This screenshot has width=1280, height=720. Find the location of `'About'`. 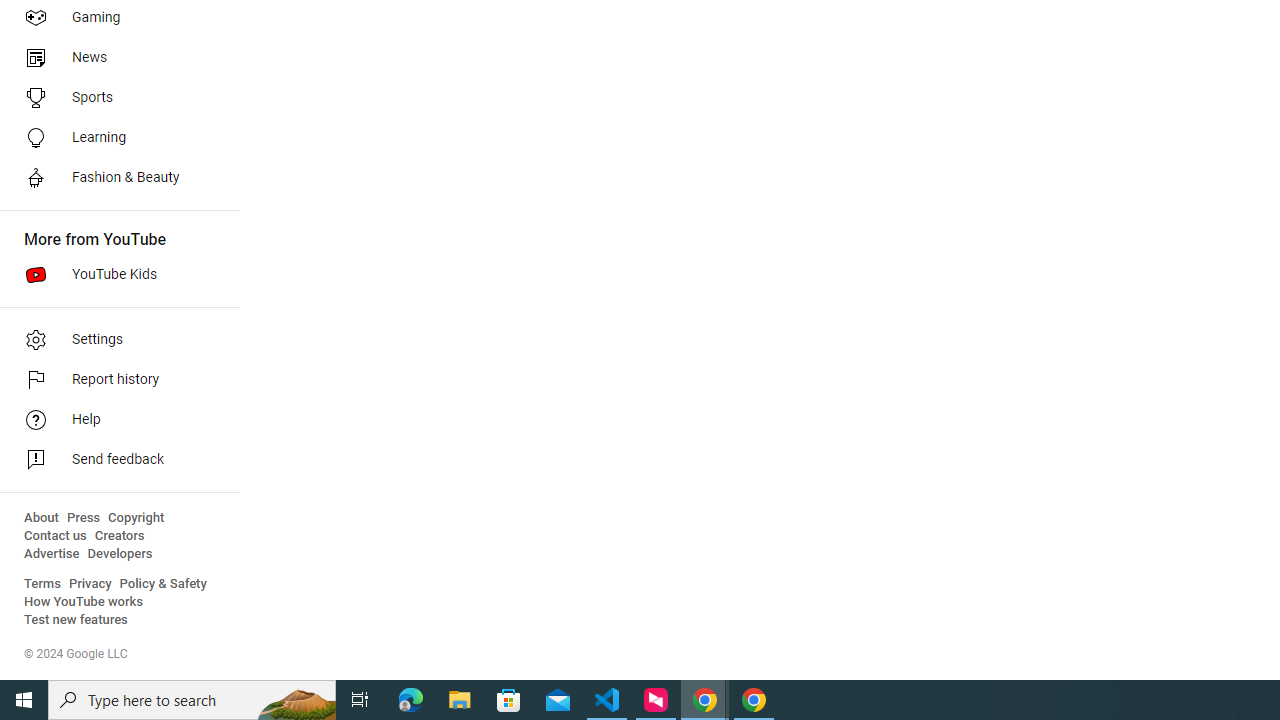

'About' is located at coordinates (41, 517).